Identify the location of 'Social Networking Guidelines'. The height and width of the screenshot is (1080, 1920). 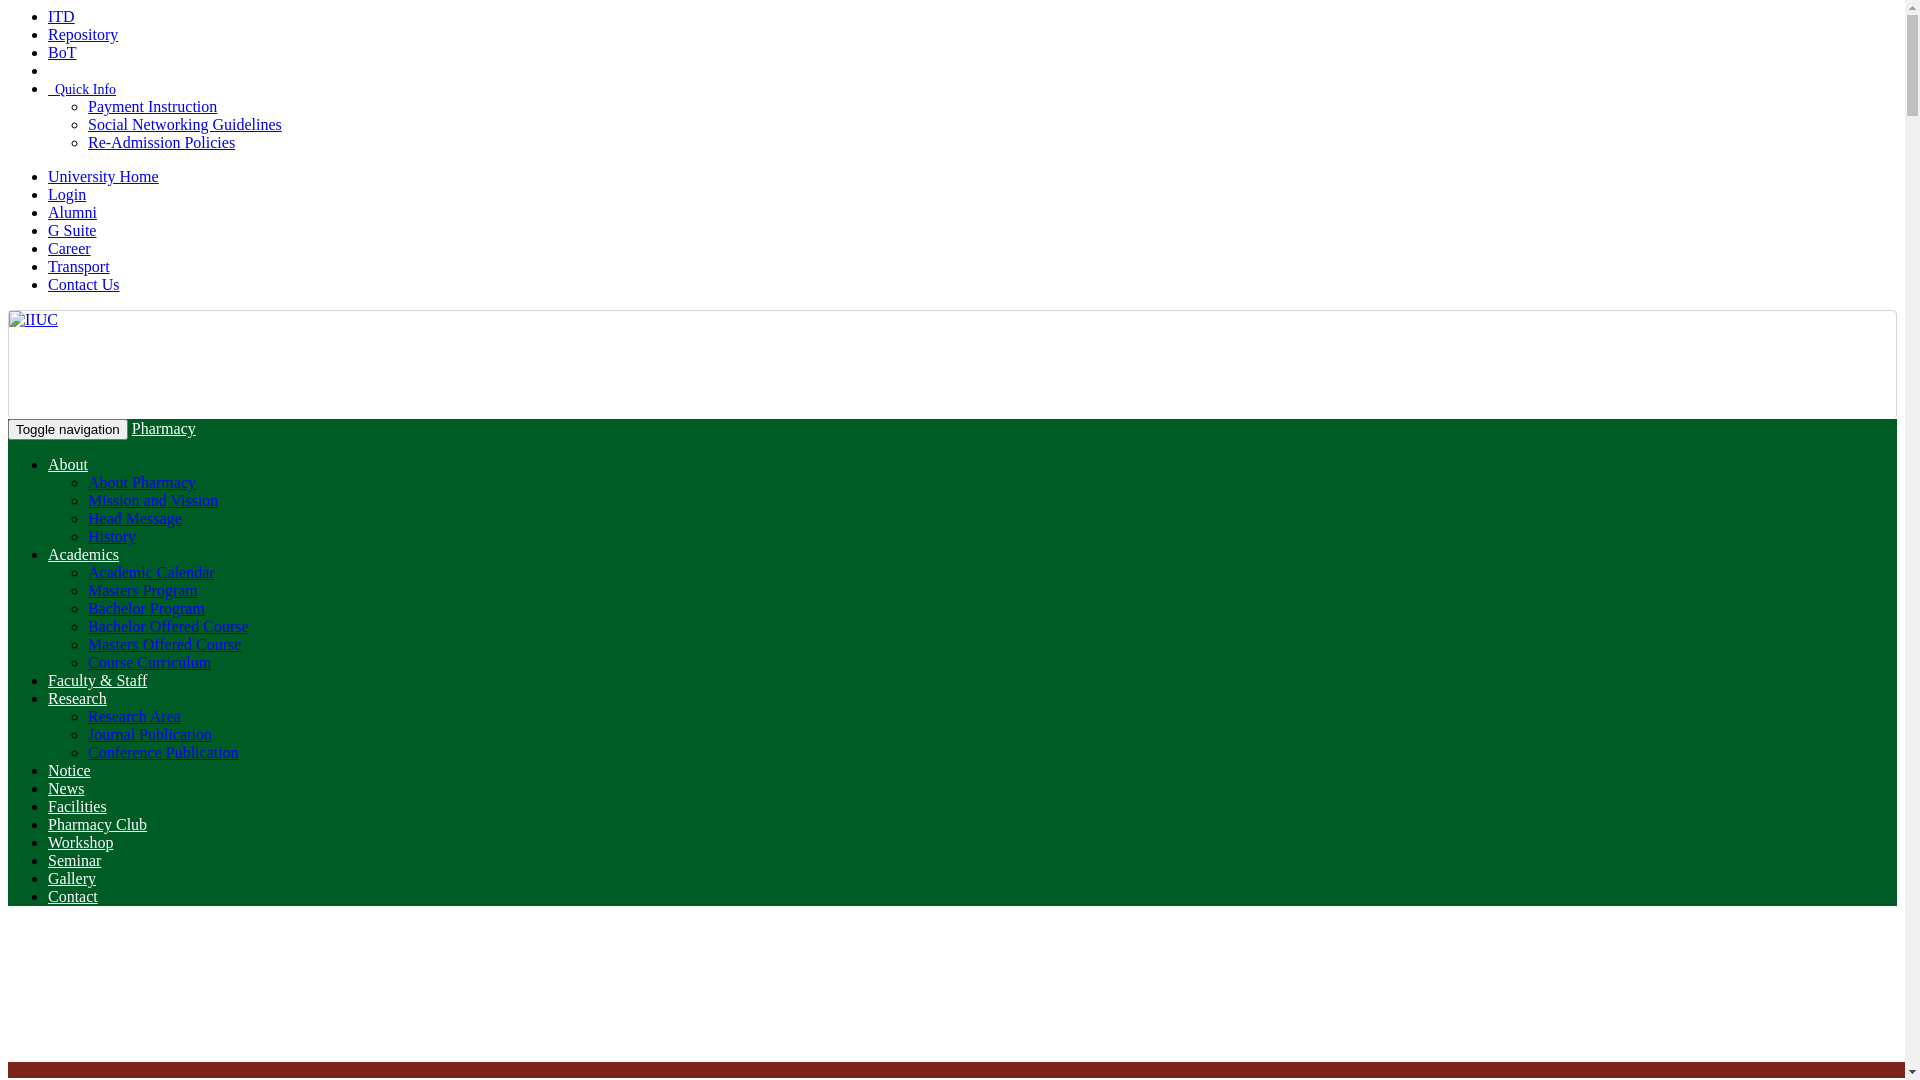
(86, 124).